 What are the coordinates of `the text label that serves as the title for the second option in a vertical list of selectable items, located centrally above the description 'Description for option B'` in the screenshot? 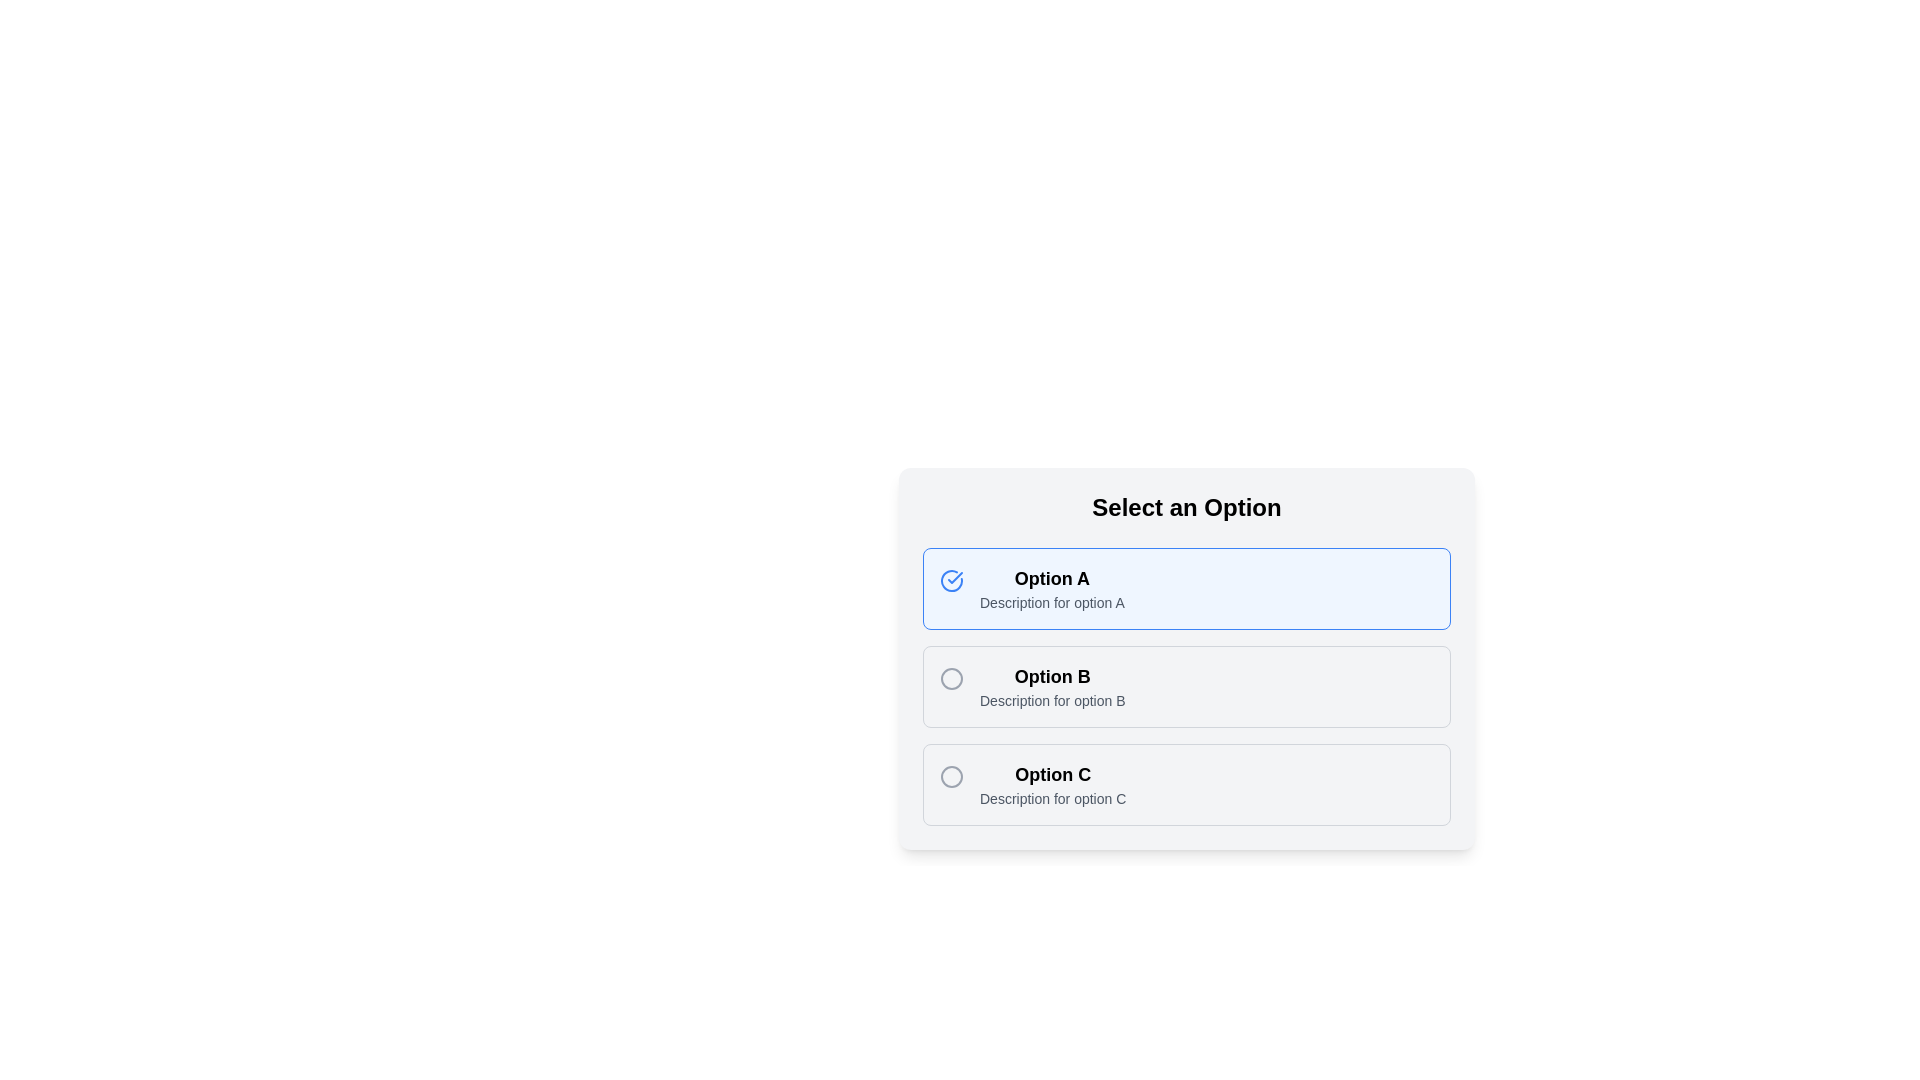 It's located at (1051, 676).